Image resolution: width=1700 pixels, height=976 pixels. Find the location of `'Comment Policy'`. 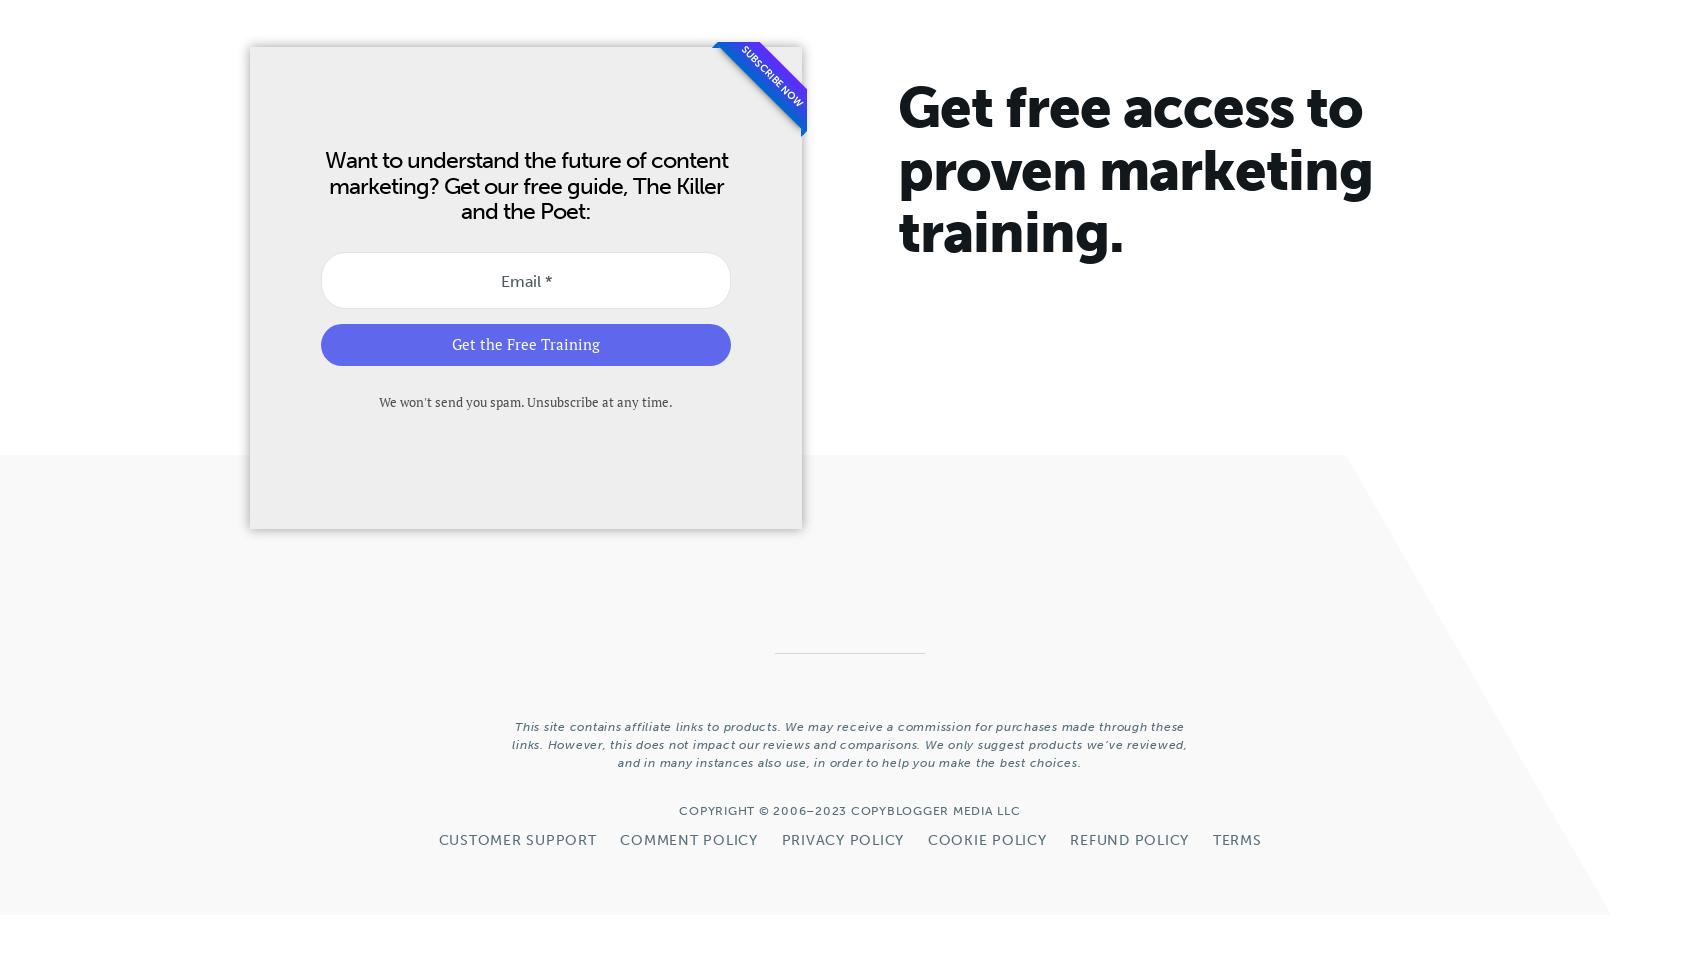

'Comment Policy' is located at coordinates (688, 839).